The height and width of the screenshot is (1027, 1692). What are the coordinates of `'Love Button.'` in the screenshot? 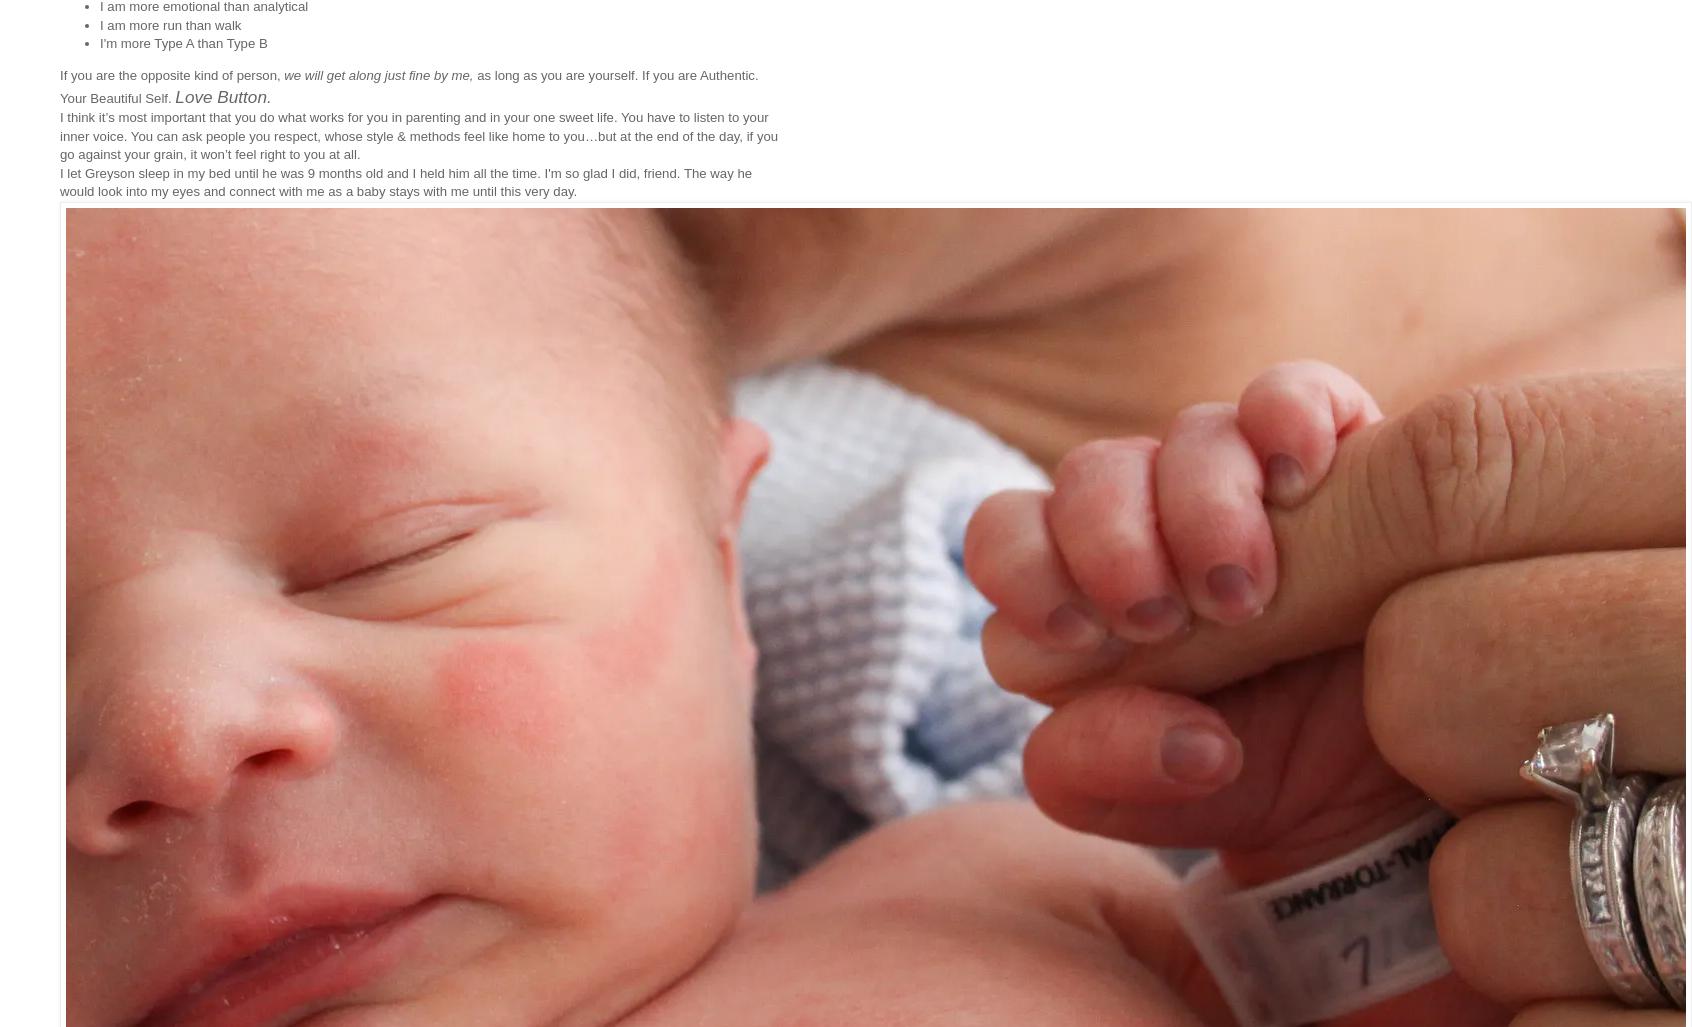 It's located at (223, 95).